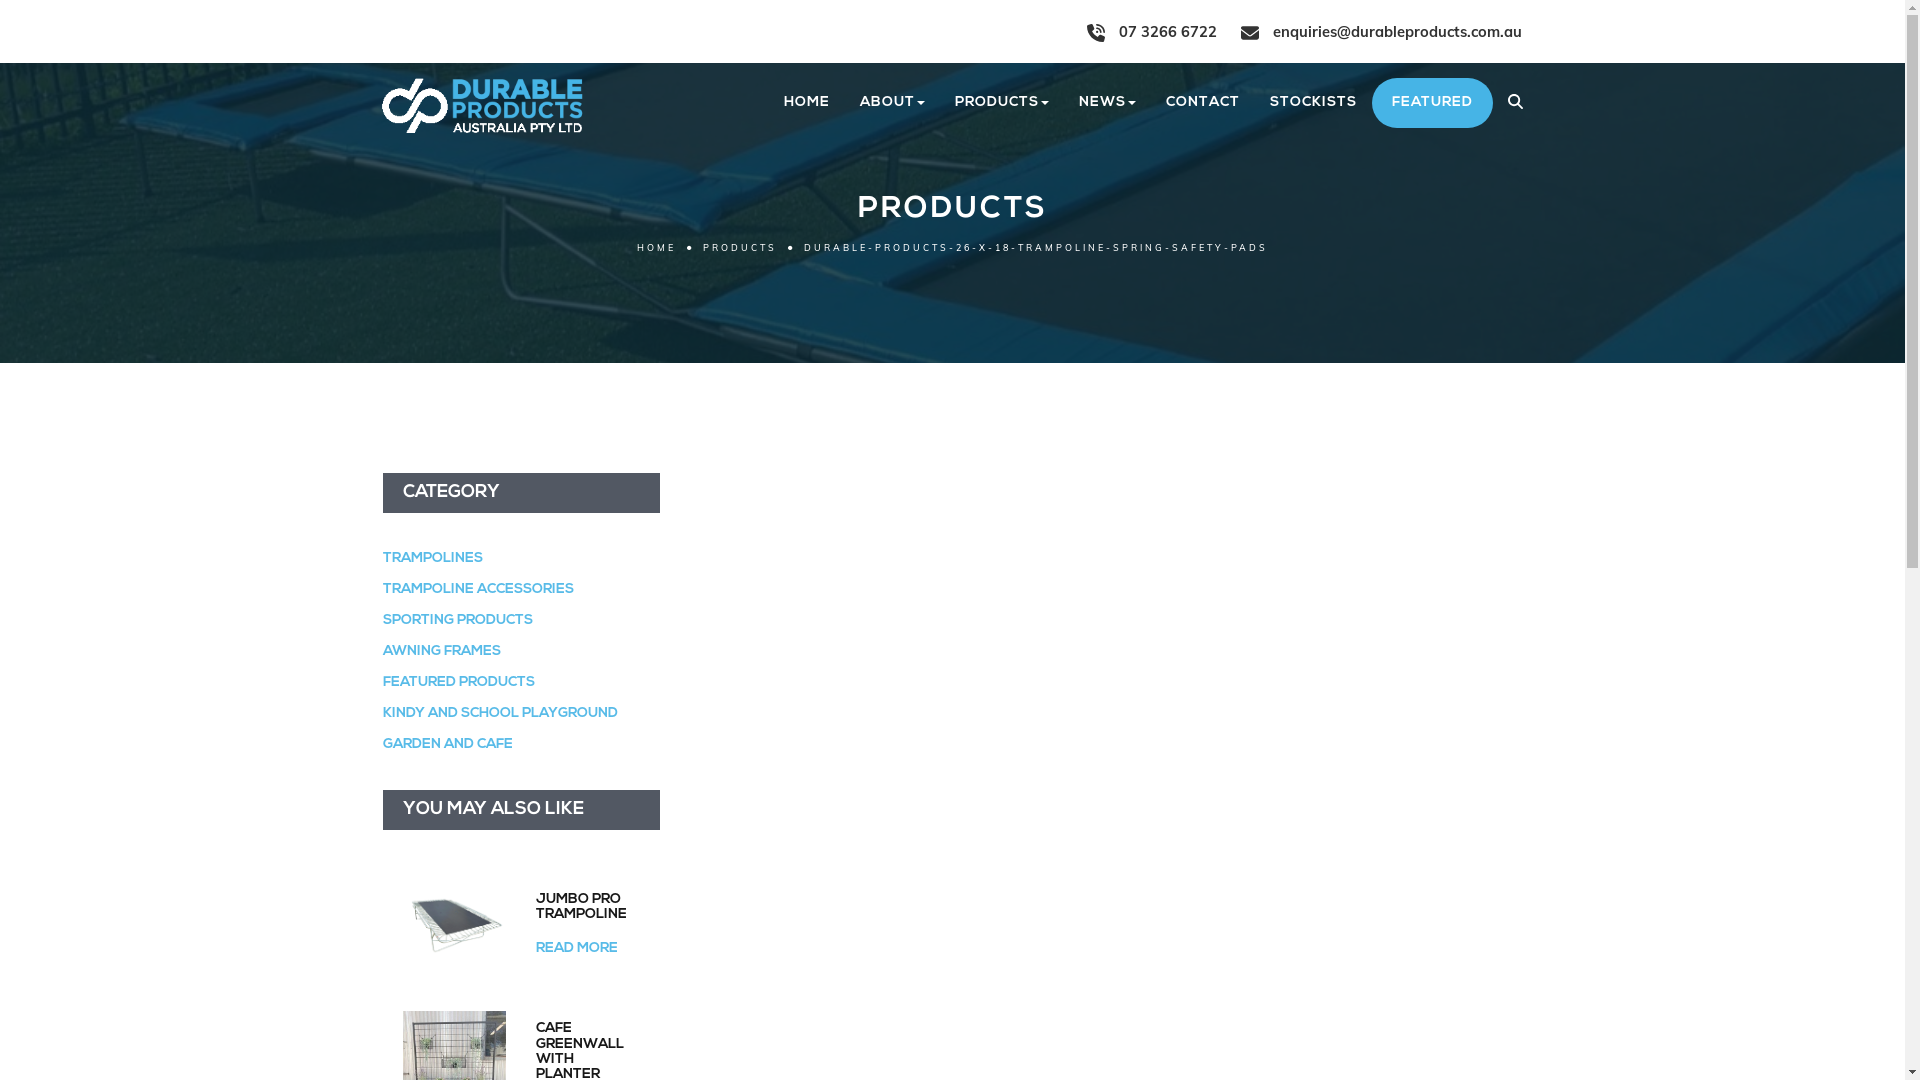  What do you see at coordinates (1106, 103) in the screenshot?
I see `'NEWS'` at bounding box center [1106, 103].